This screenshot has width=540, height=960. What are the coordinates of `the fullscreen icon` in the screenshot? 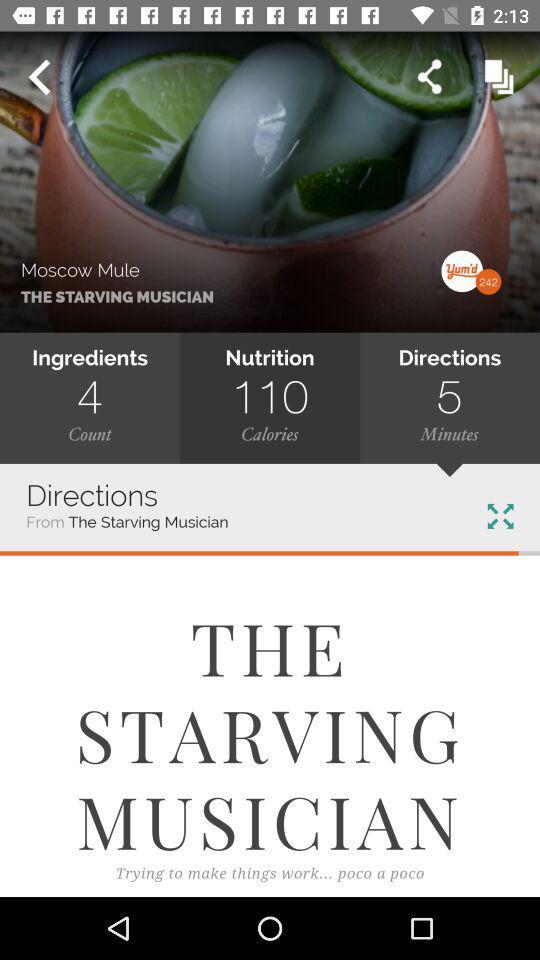 It's located at (499, 515).